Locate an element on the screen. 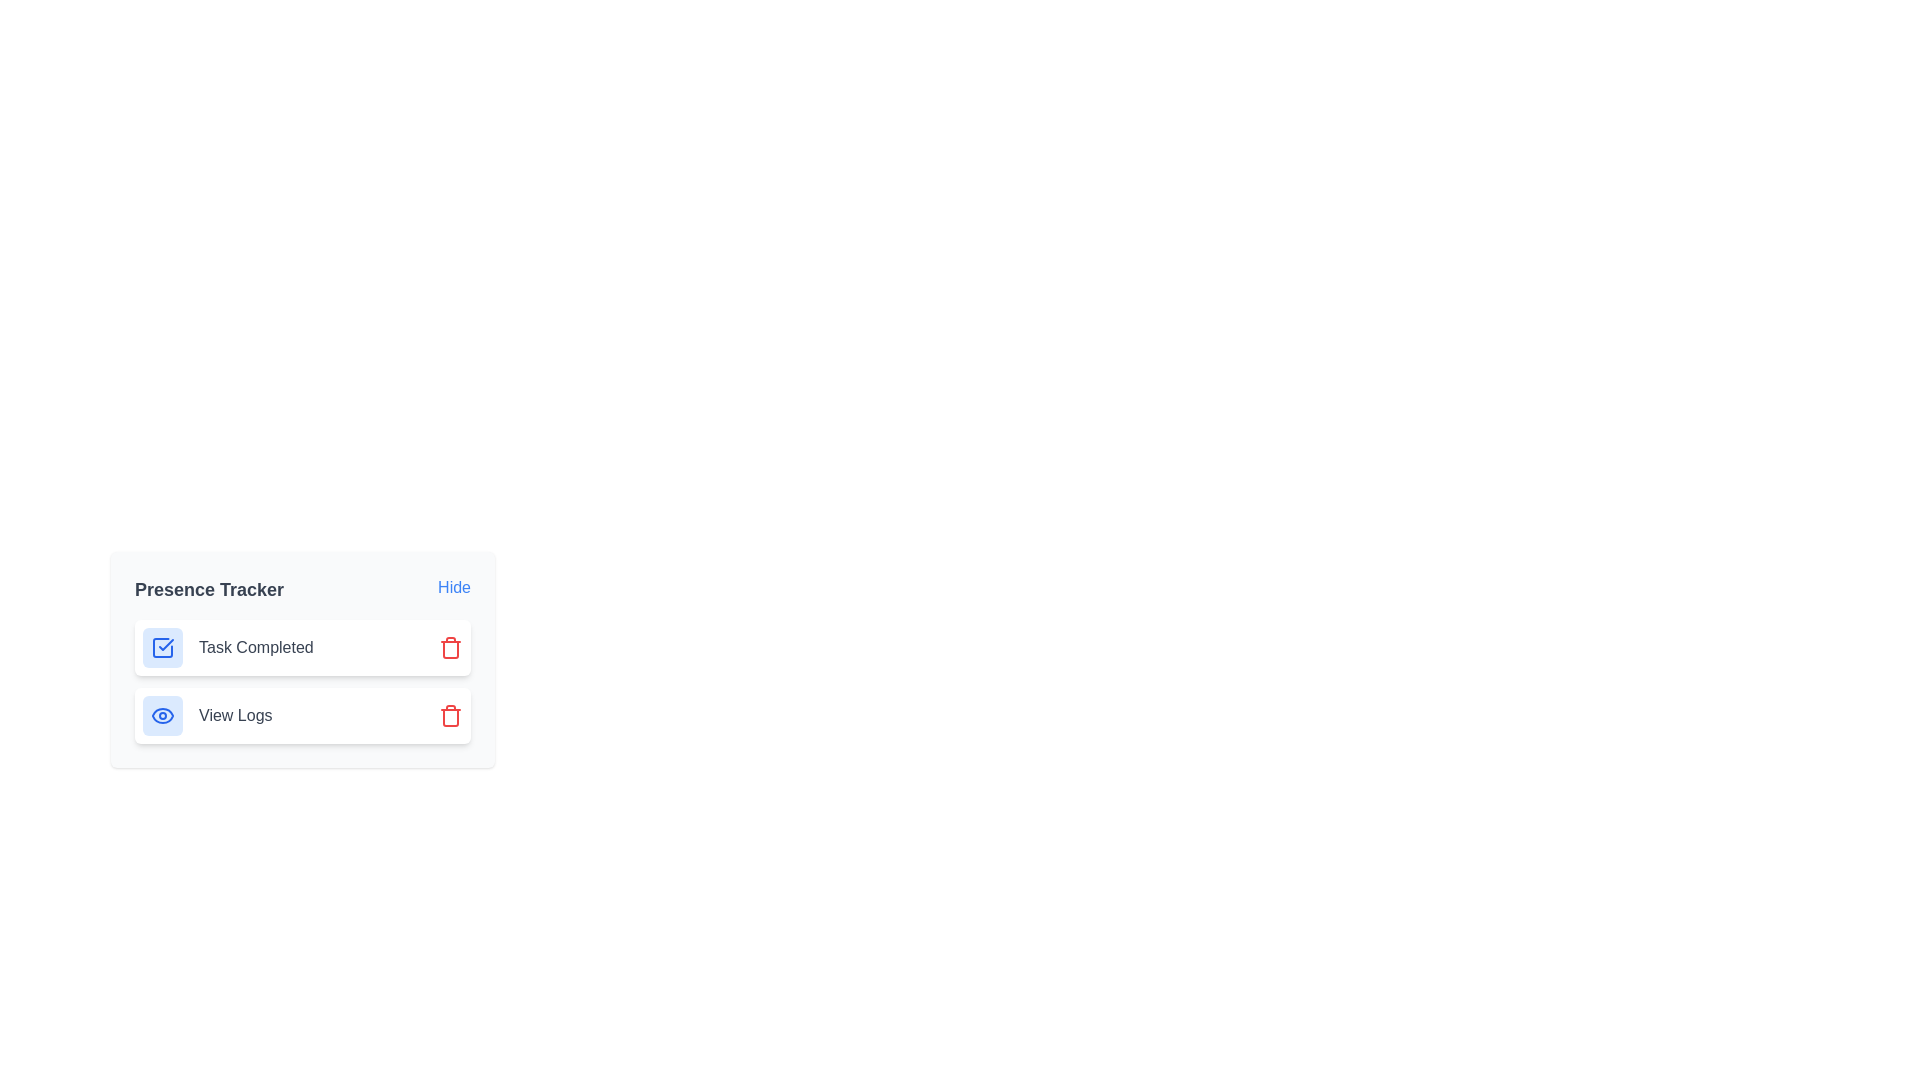  the check mark icon indicating 'Task Completed' located in the 'Presence Tracker' section, positioned to the left of the text label in the first list item is located at coordinates (163, 648).